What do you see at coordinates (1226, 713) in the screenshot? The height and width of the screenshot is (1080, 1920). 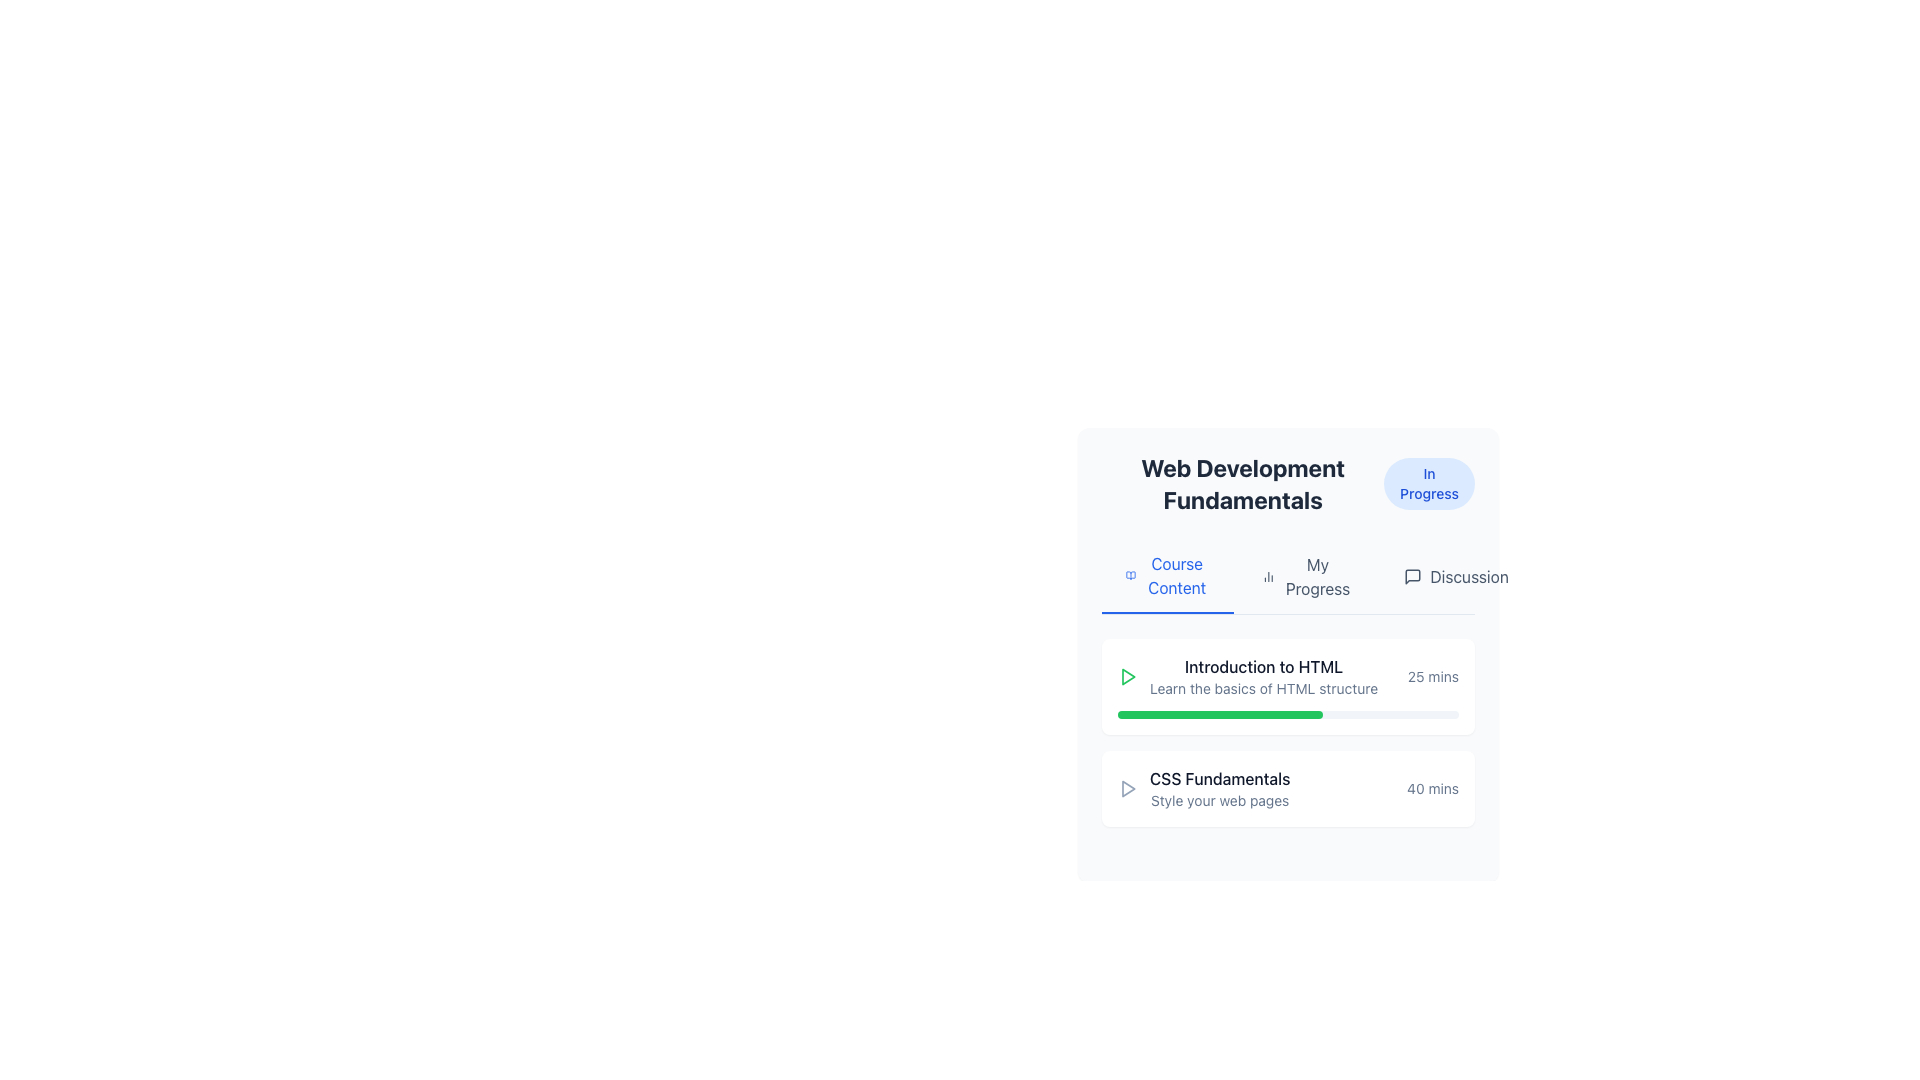 I see `progress bar completion` at bounding box center [1226, 713].